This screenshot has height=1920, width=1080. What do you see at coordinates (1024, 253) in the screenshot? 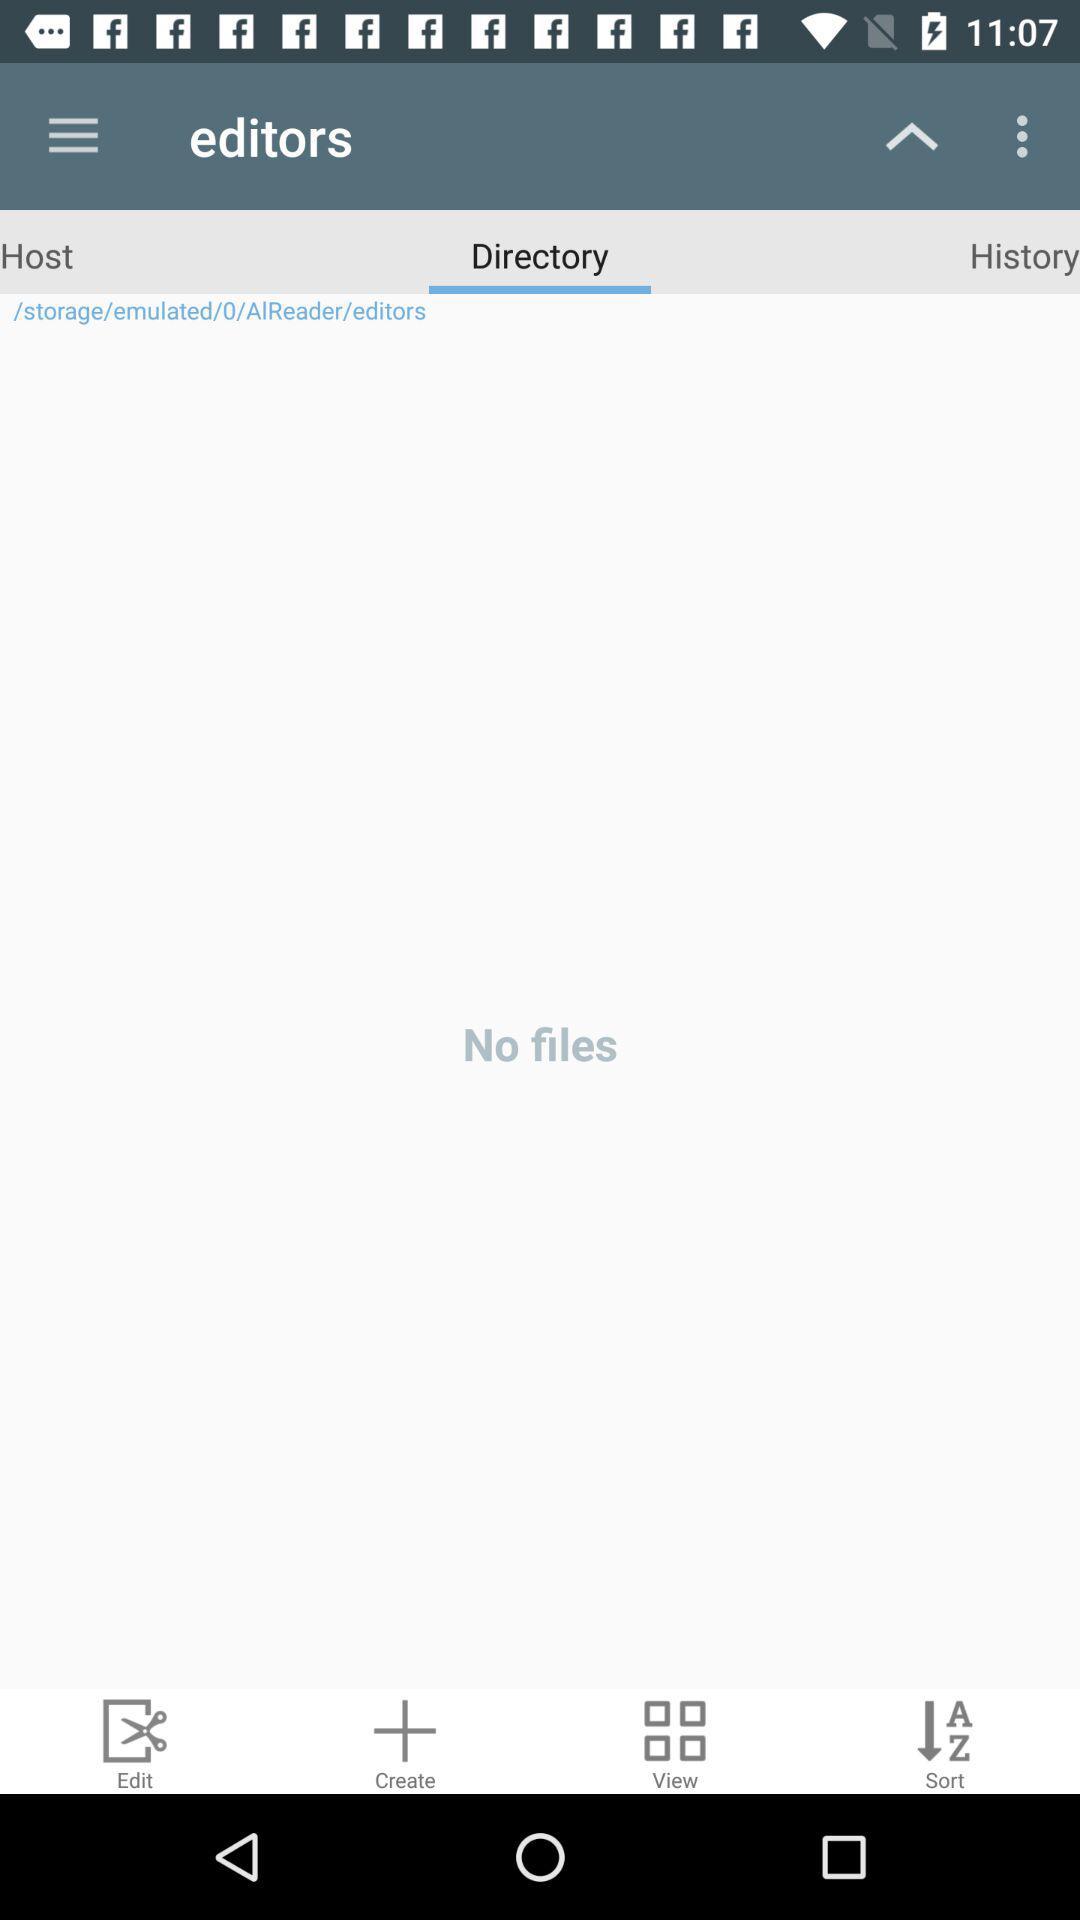
I see `the item above the storage emulated 0 icon` at bounding box center [1024, 253].